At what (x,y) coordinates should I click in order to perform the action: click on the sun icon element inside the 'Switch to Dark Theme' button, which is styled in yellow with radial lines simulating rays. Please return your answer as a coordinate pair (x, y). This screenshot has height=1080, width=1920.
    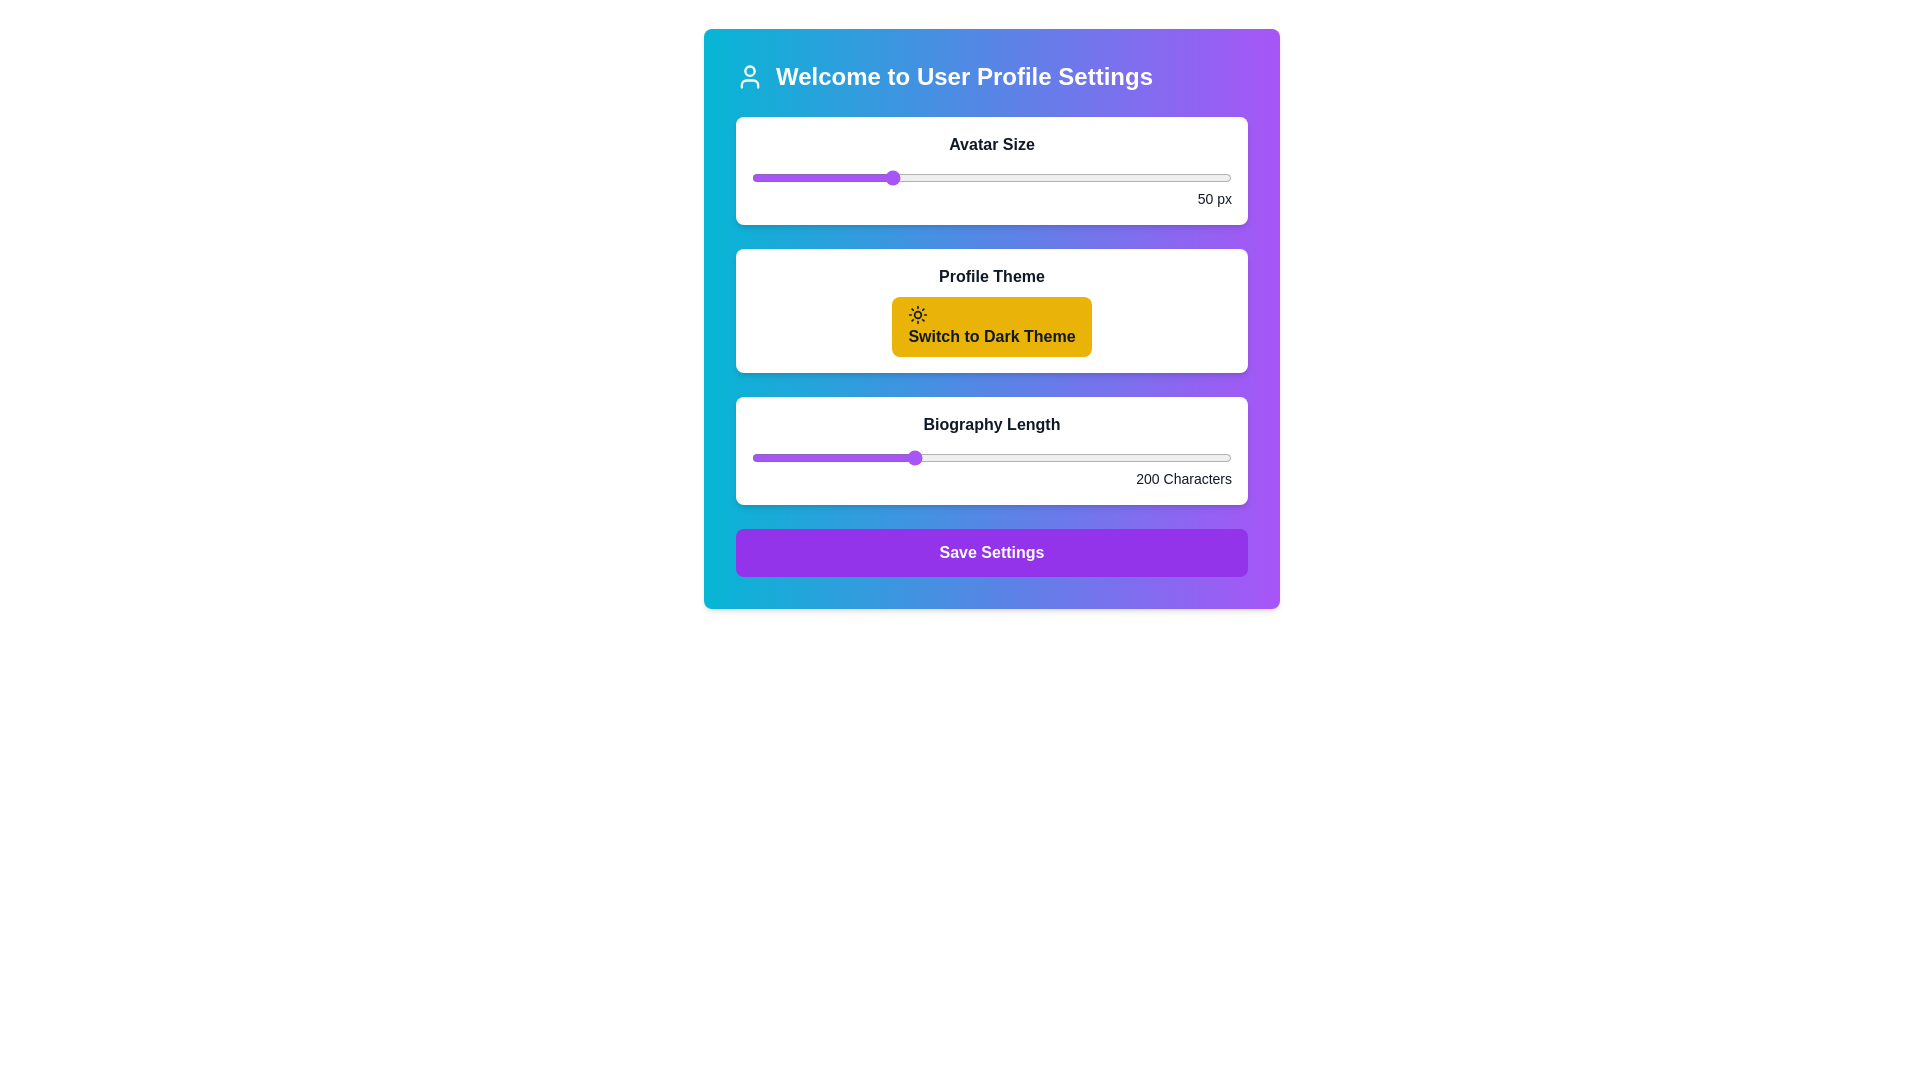
    Looking at the image, I should click on (917, 315).